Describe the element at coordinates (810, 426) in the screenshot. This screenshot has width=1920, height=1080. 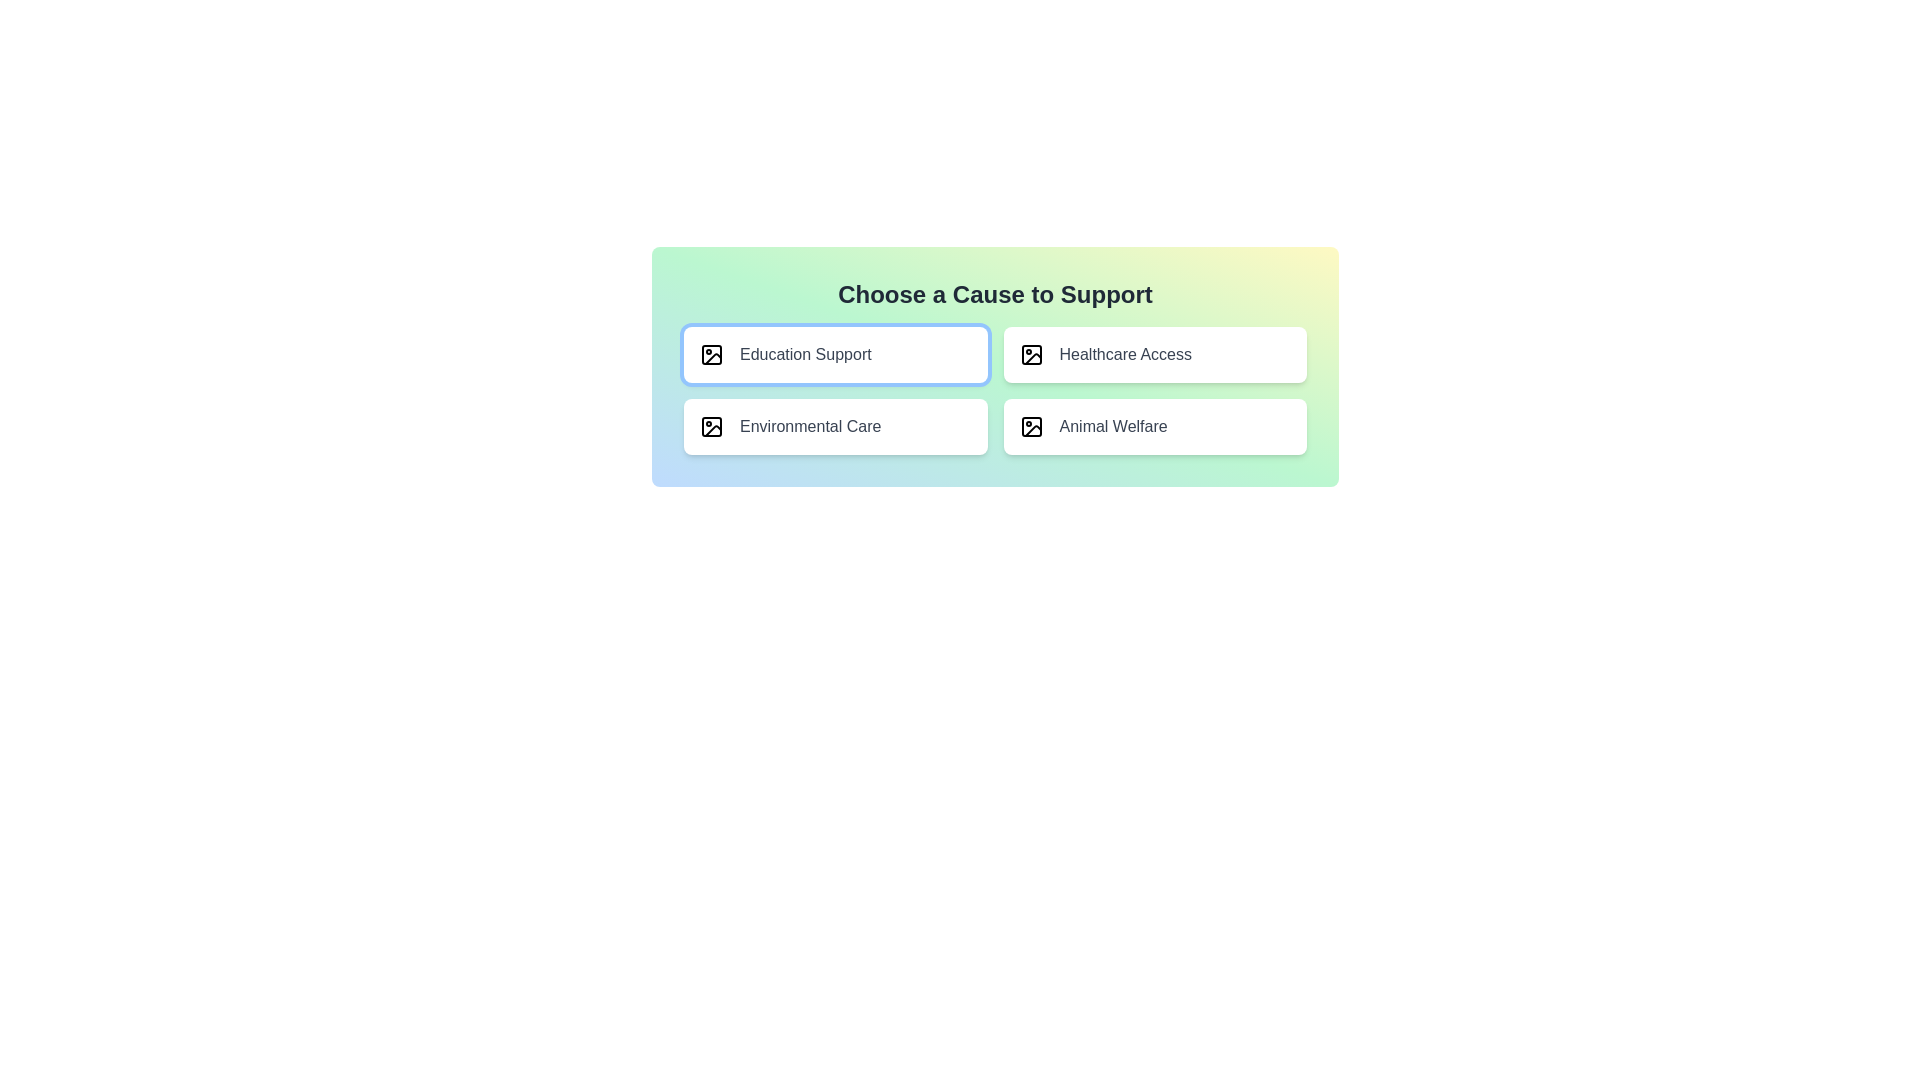
I see `the text label displaying 'Environmental Care', which is styled in gray and located within a rectangular button in the bottom-left quadrant of a four-button grid layout` at that location.